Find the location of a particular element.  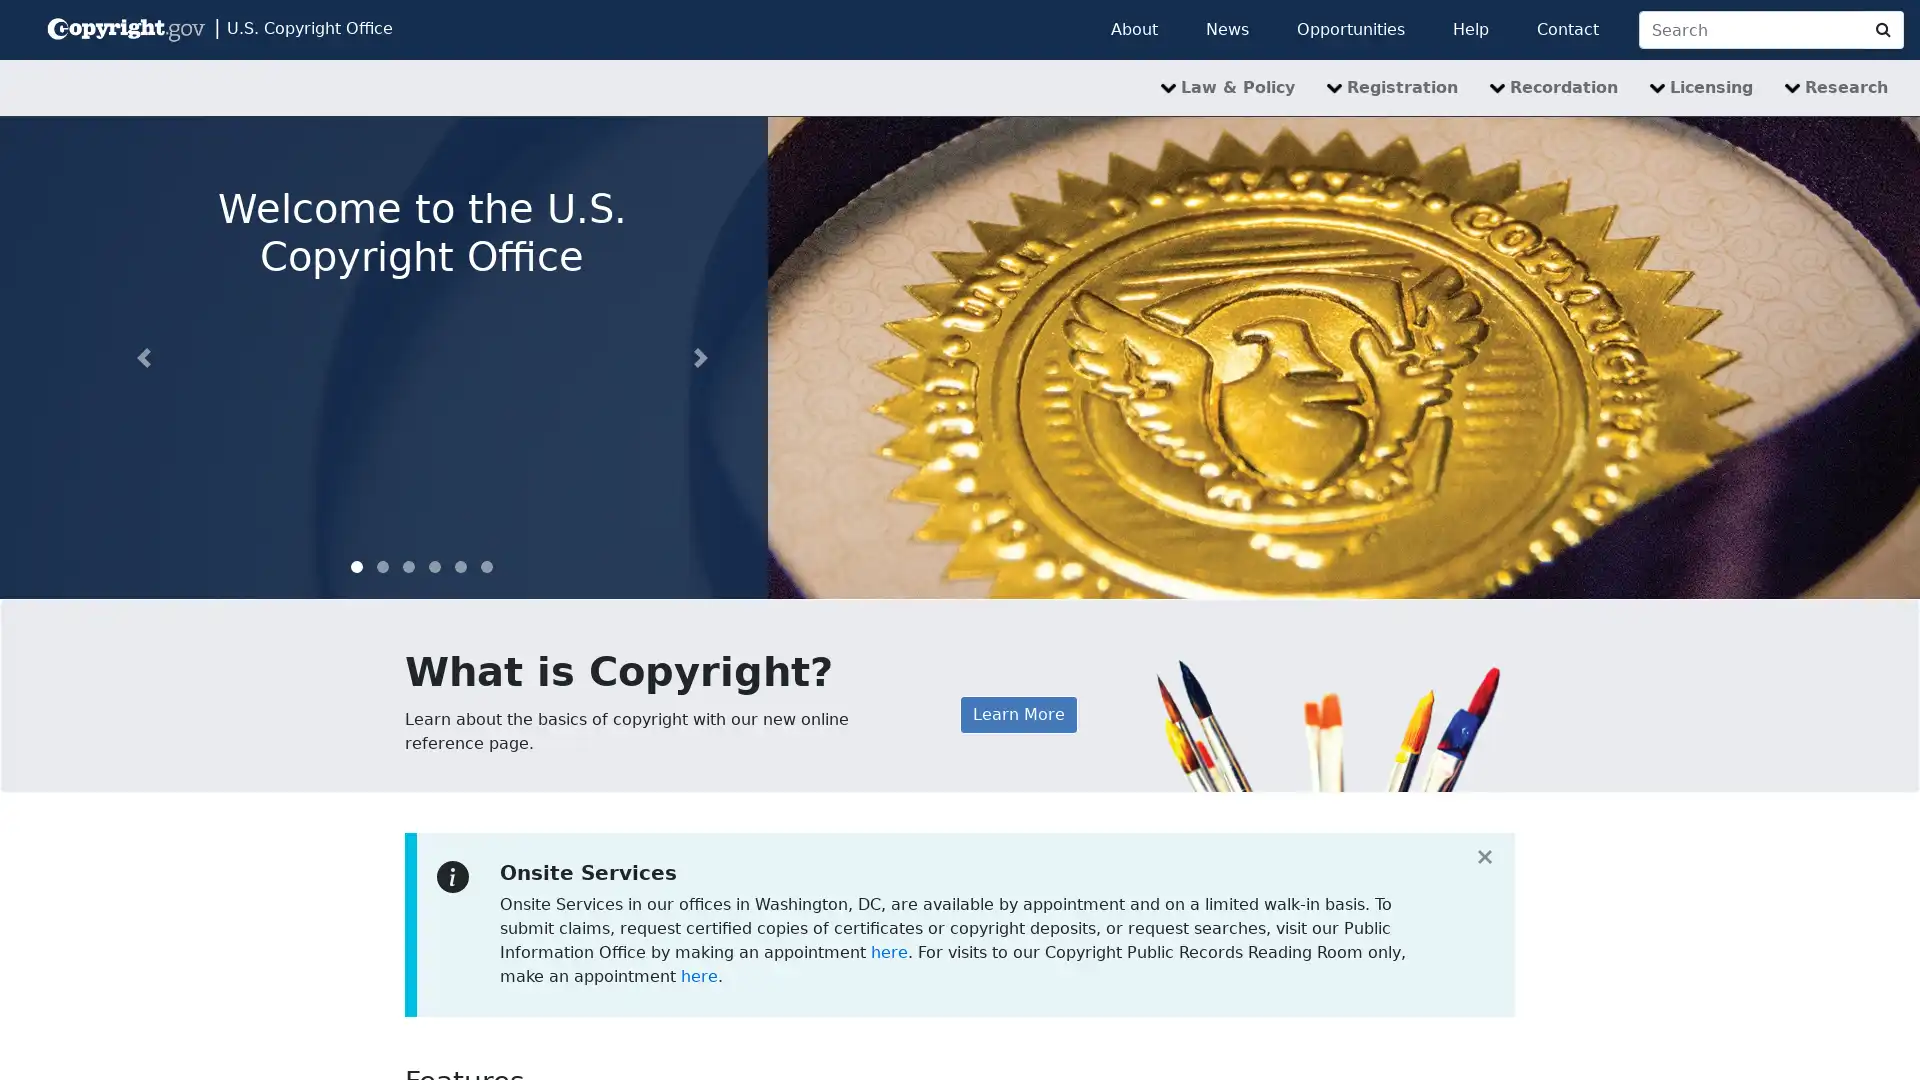

Next is located at coordinates (700, 356).